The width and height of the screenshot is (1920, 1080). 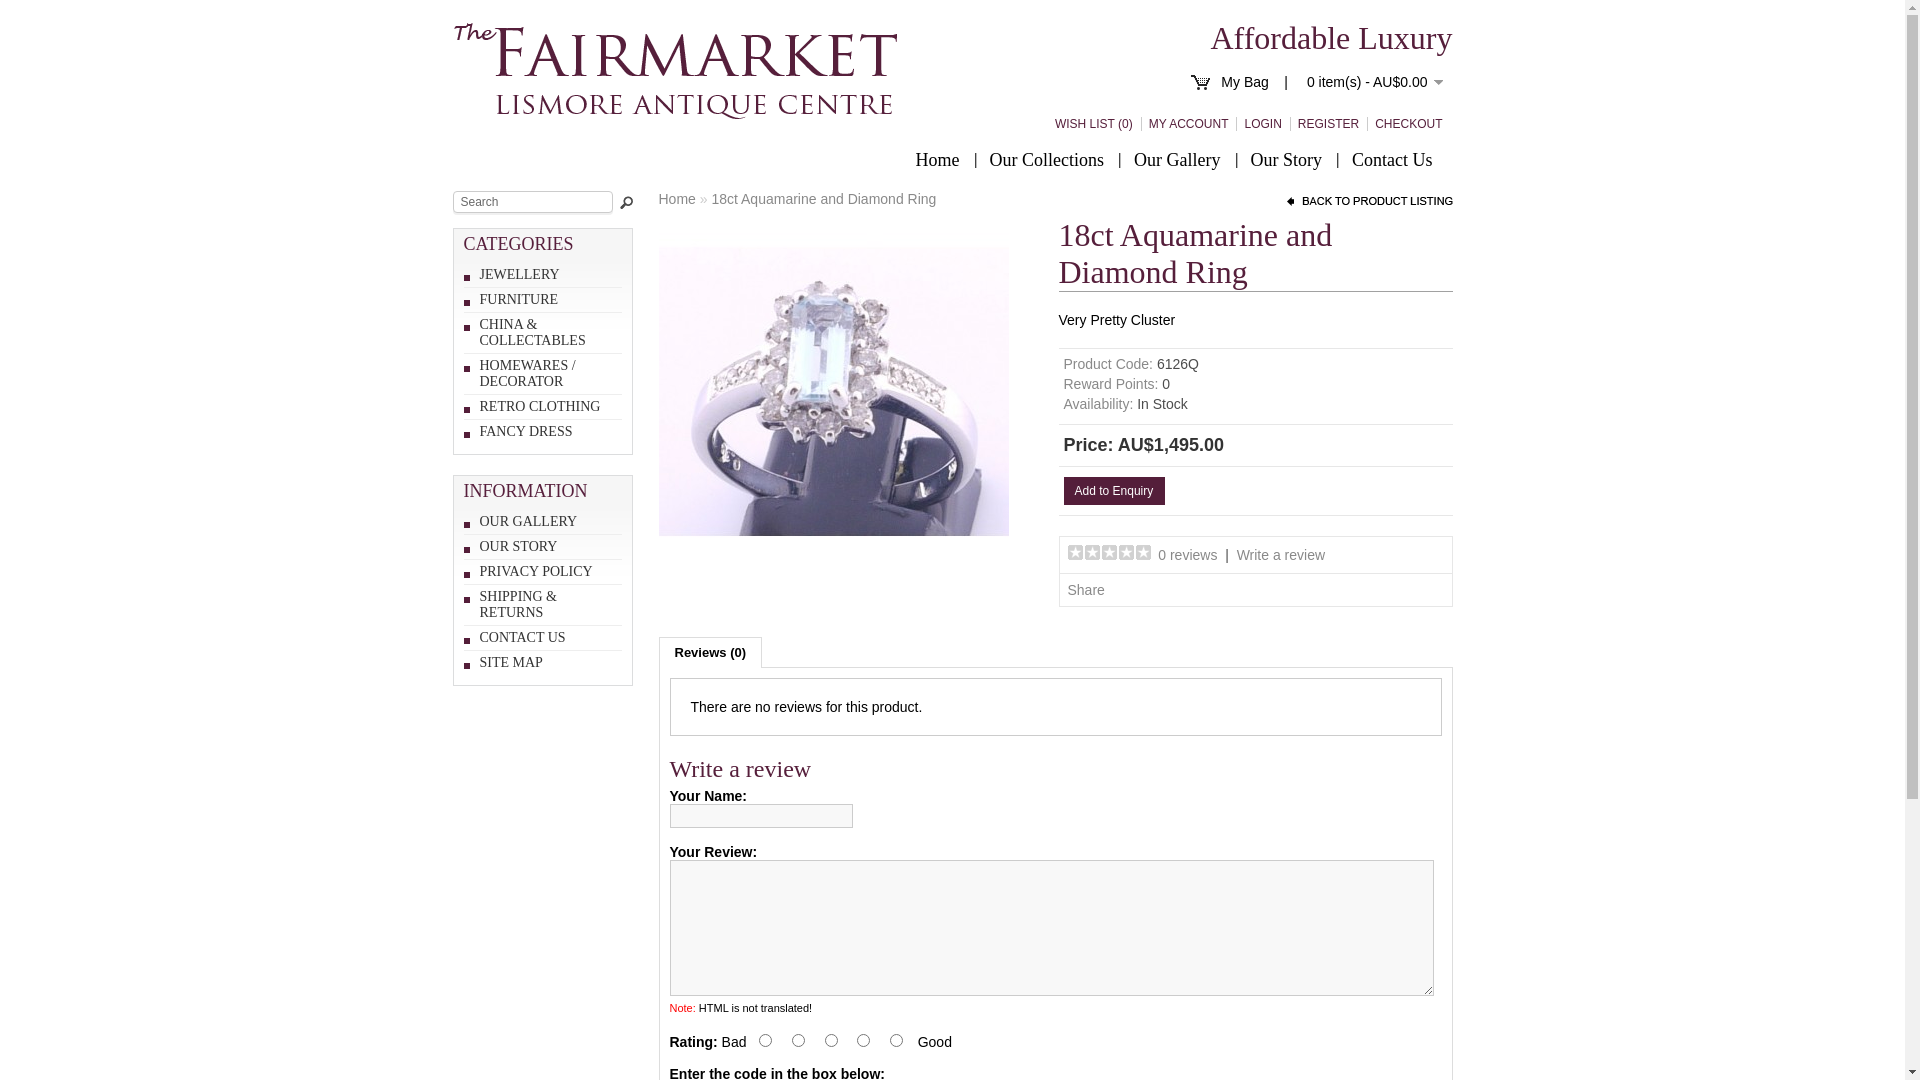 What do you see at coordinates (480, 299) in the screenshot?
I see `'FURNITURE'` at bounding box center [480, 299].